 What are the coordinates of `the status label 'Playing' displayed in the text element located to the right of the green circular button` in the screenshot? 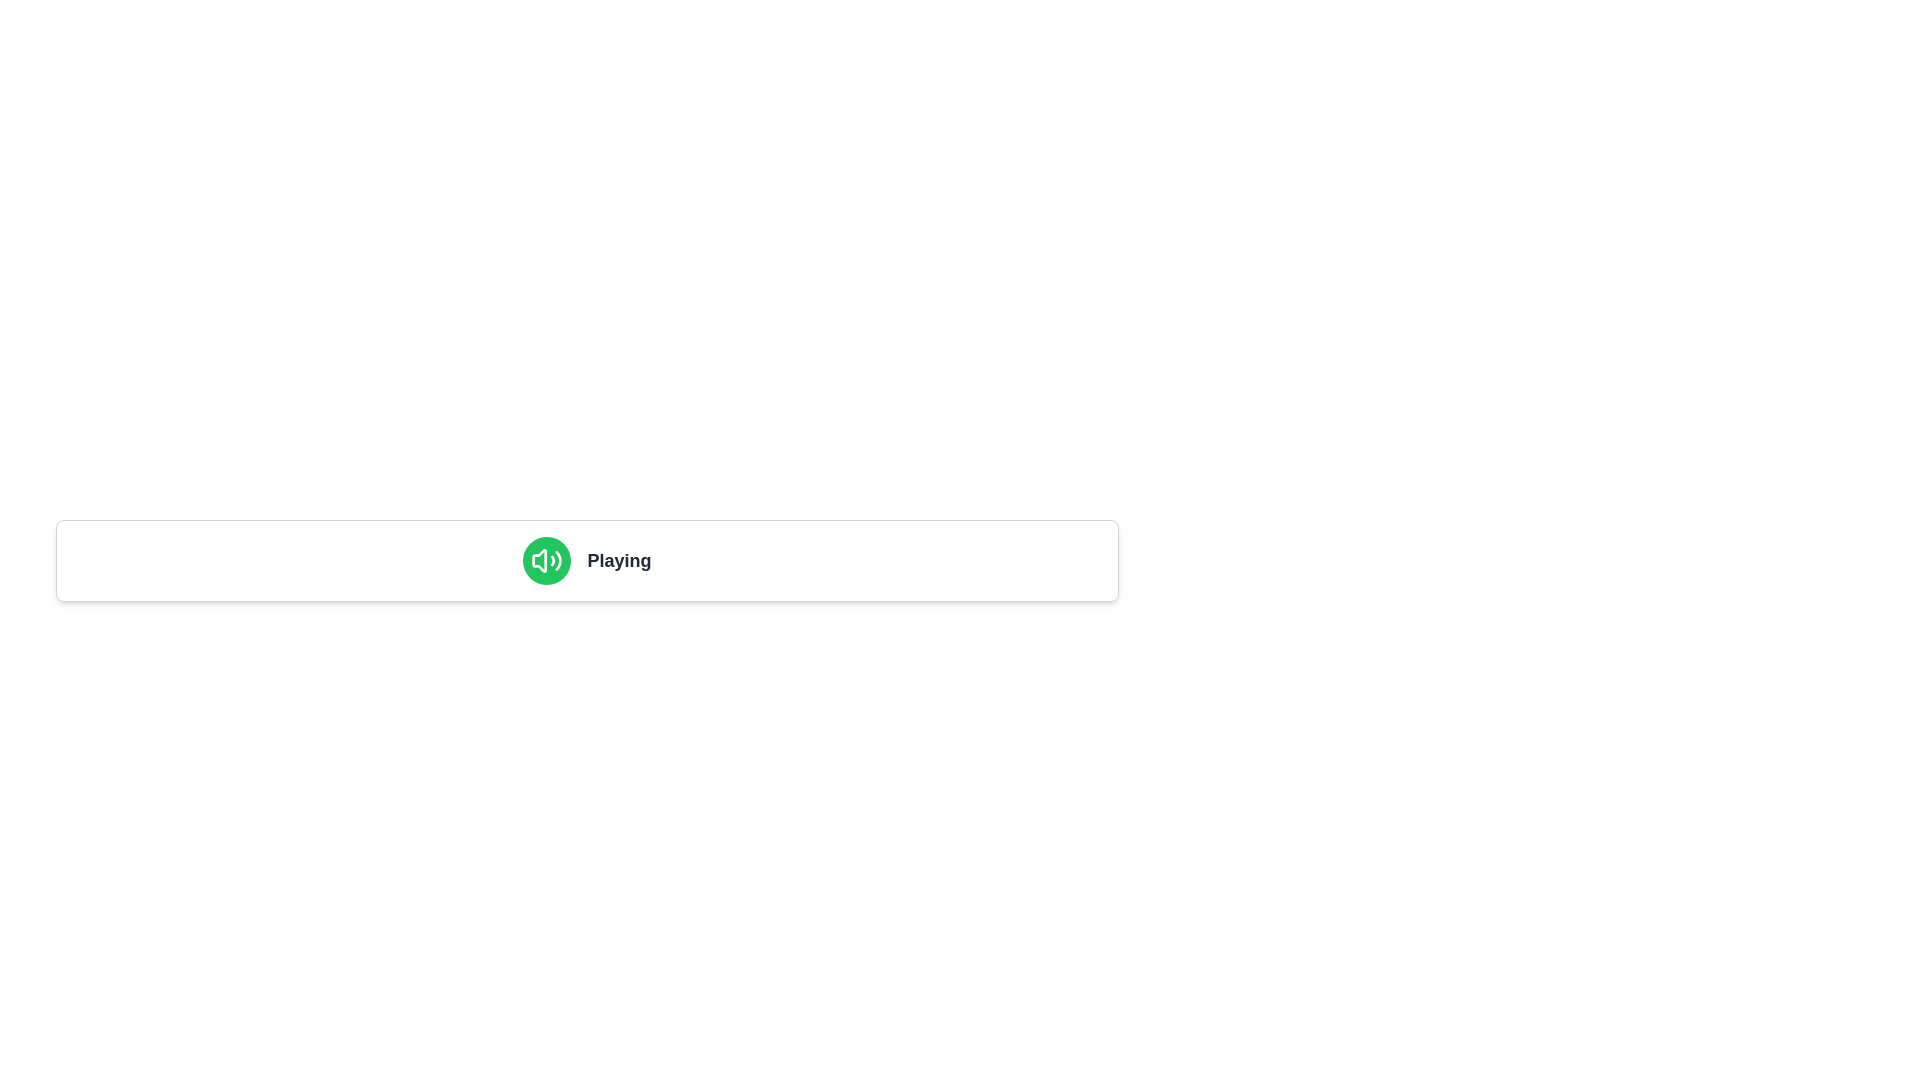 It's located at (618, 560).